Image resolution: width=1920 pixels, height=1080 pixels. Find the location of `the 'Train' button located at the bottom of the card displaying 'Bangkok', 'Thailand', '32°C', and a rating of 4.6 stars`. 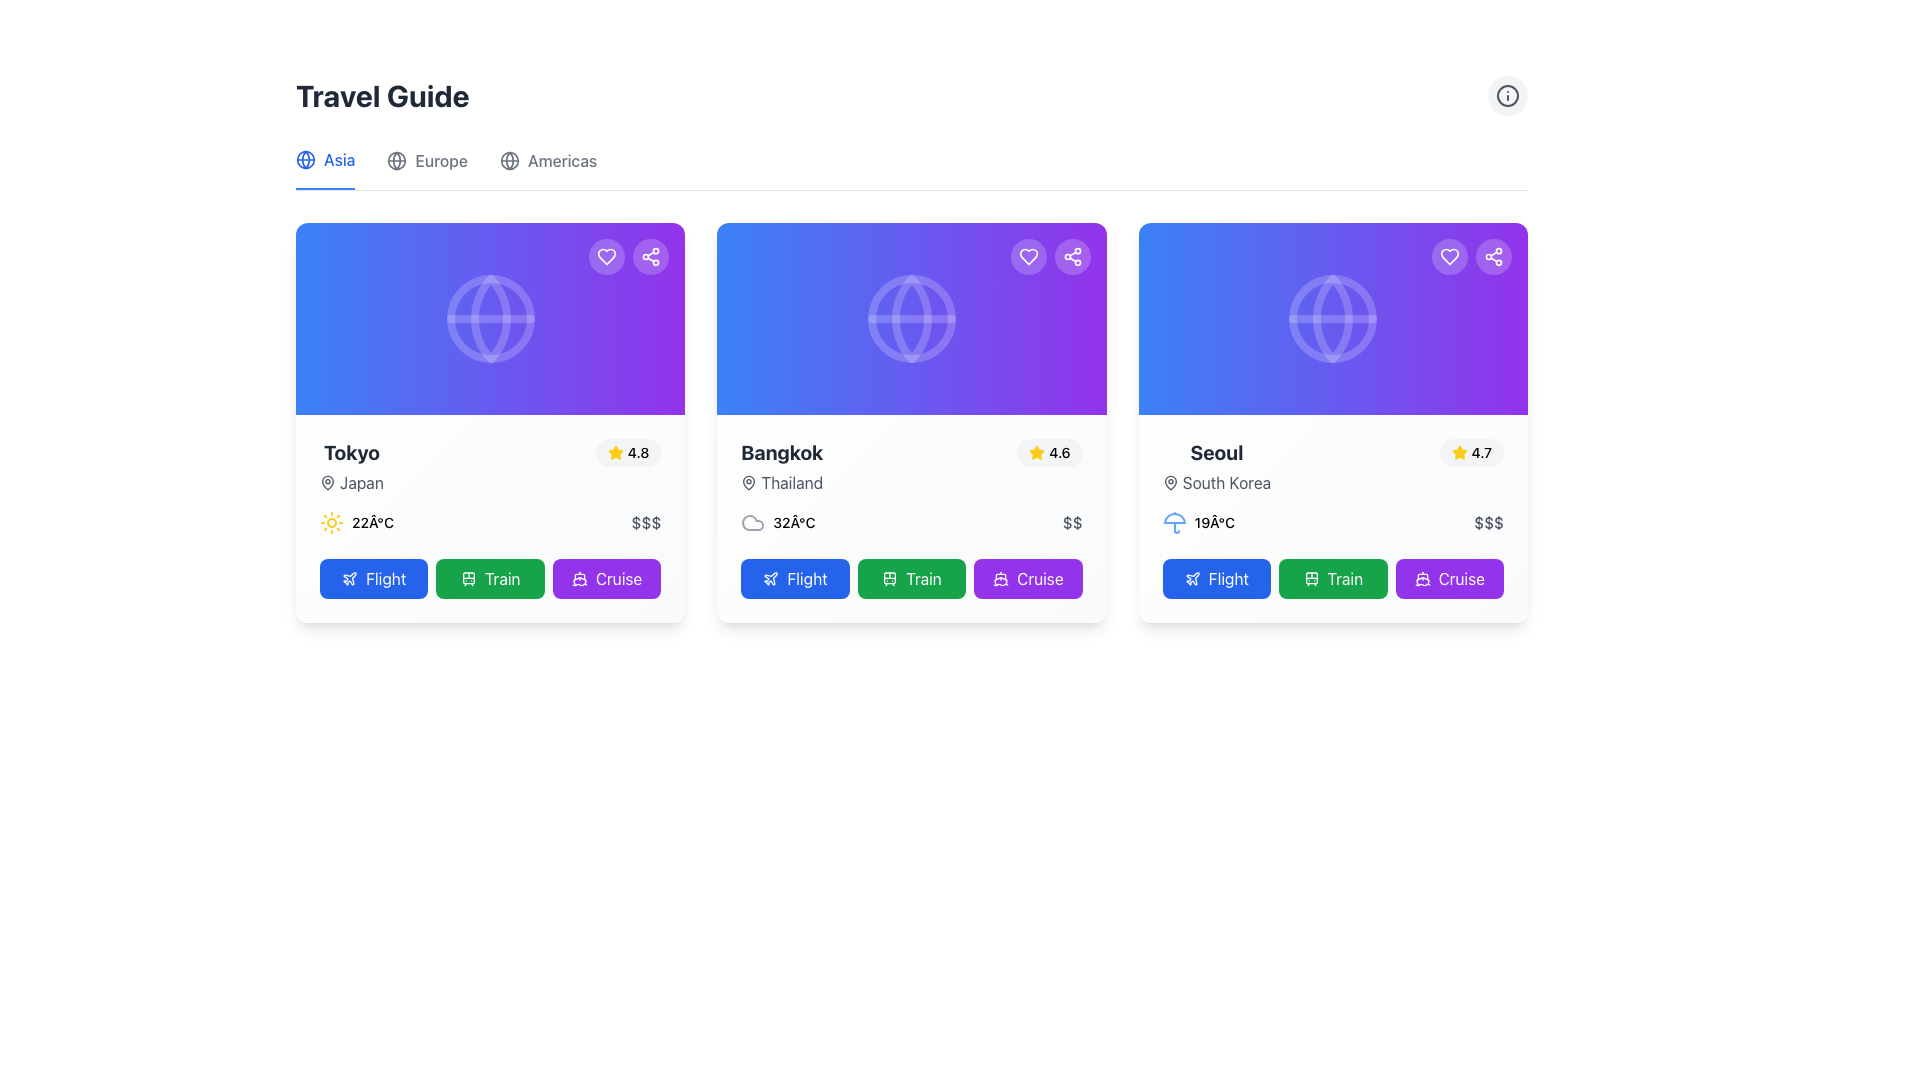

the 'Train' button located at the bottom of the card displaying 'Bangkok', 'Thailand', '32°C', and a rating of 4.6 stars is located at coordinates (911, 422).